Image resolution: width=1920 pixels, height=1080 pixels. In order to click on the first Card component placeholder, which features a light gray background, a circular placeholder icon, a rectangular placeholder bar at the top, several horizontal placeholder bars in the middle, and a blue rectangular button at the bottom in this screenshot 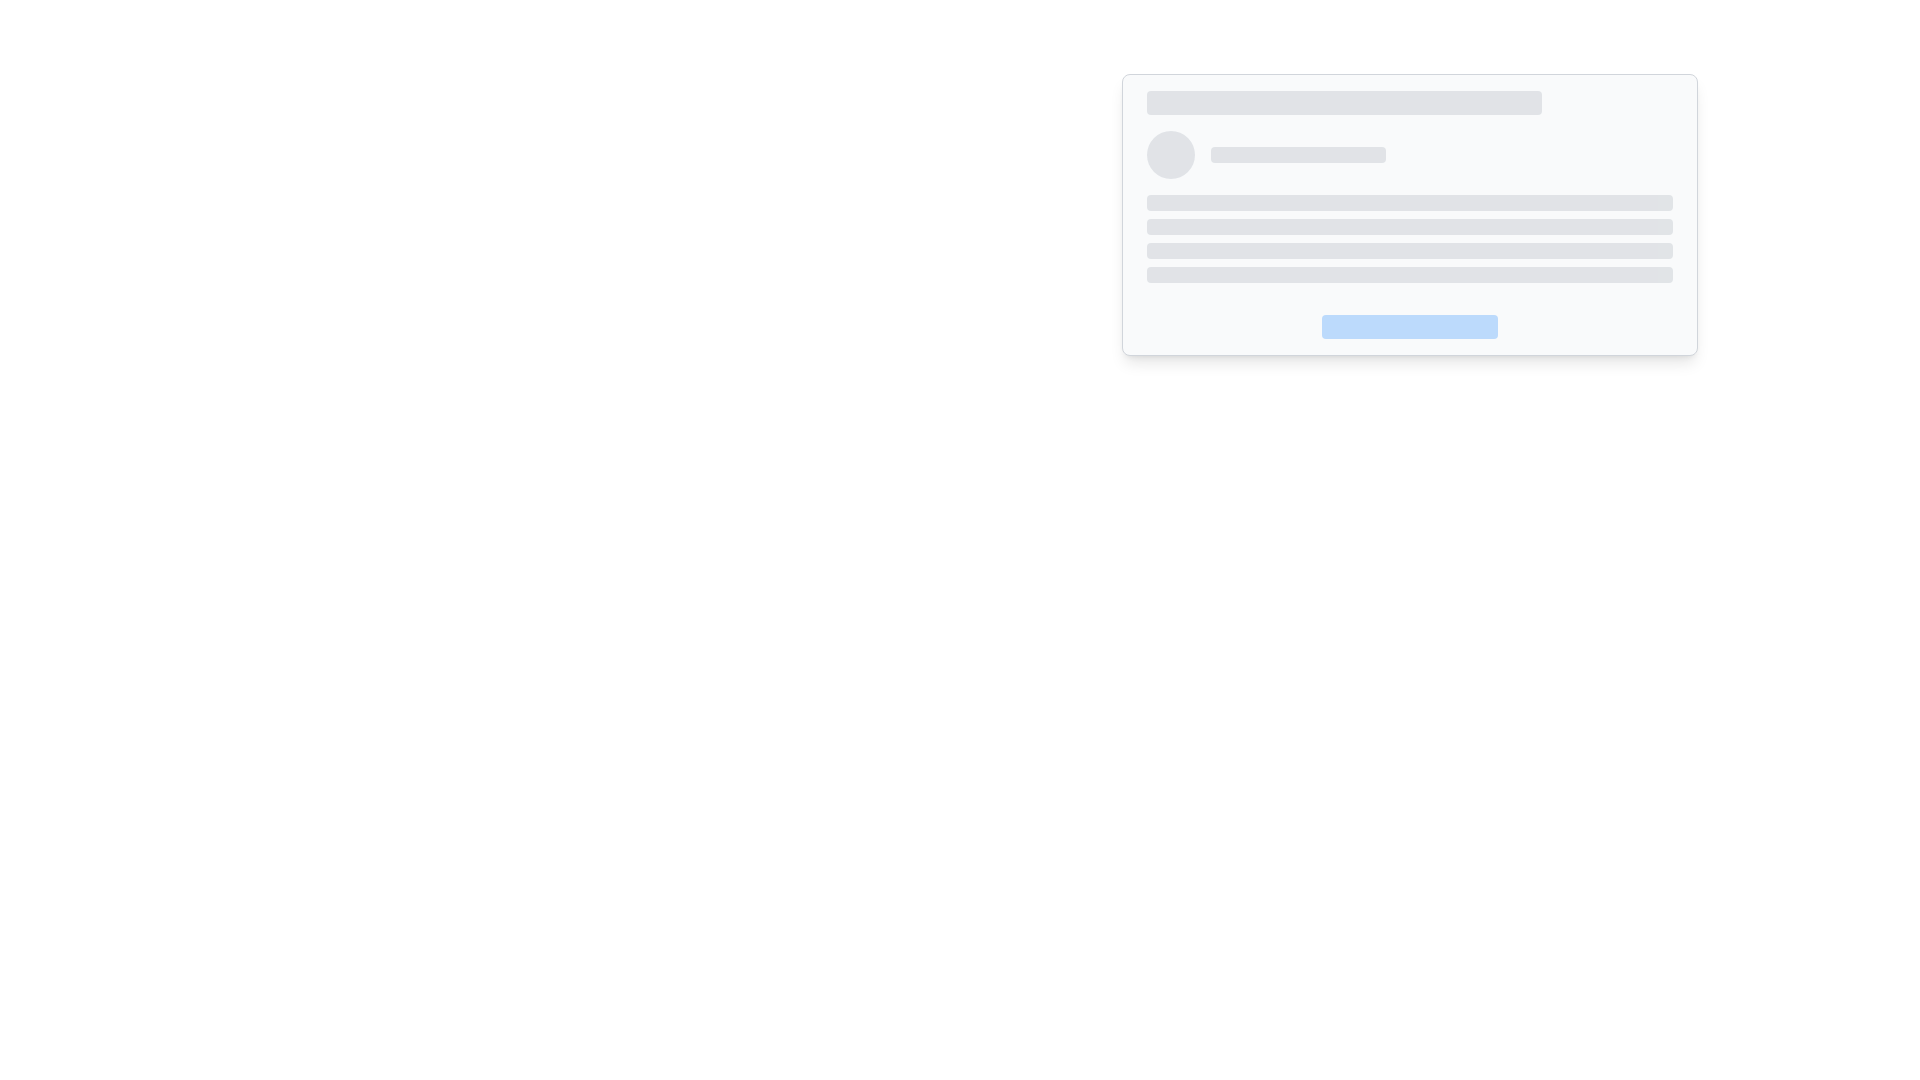, I will do `click(1409, 215)`.